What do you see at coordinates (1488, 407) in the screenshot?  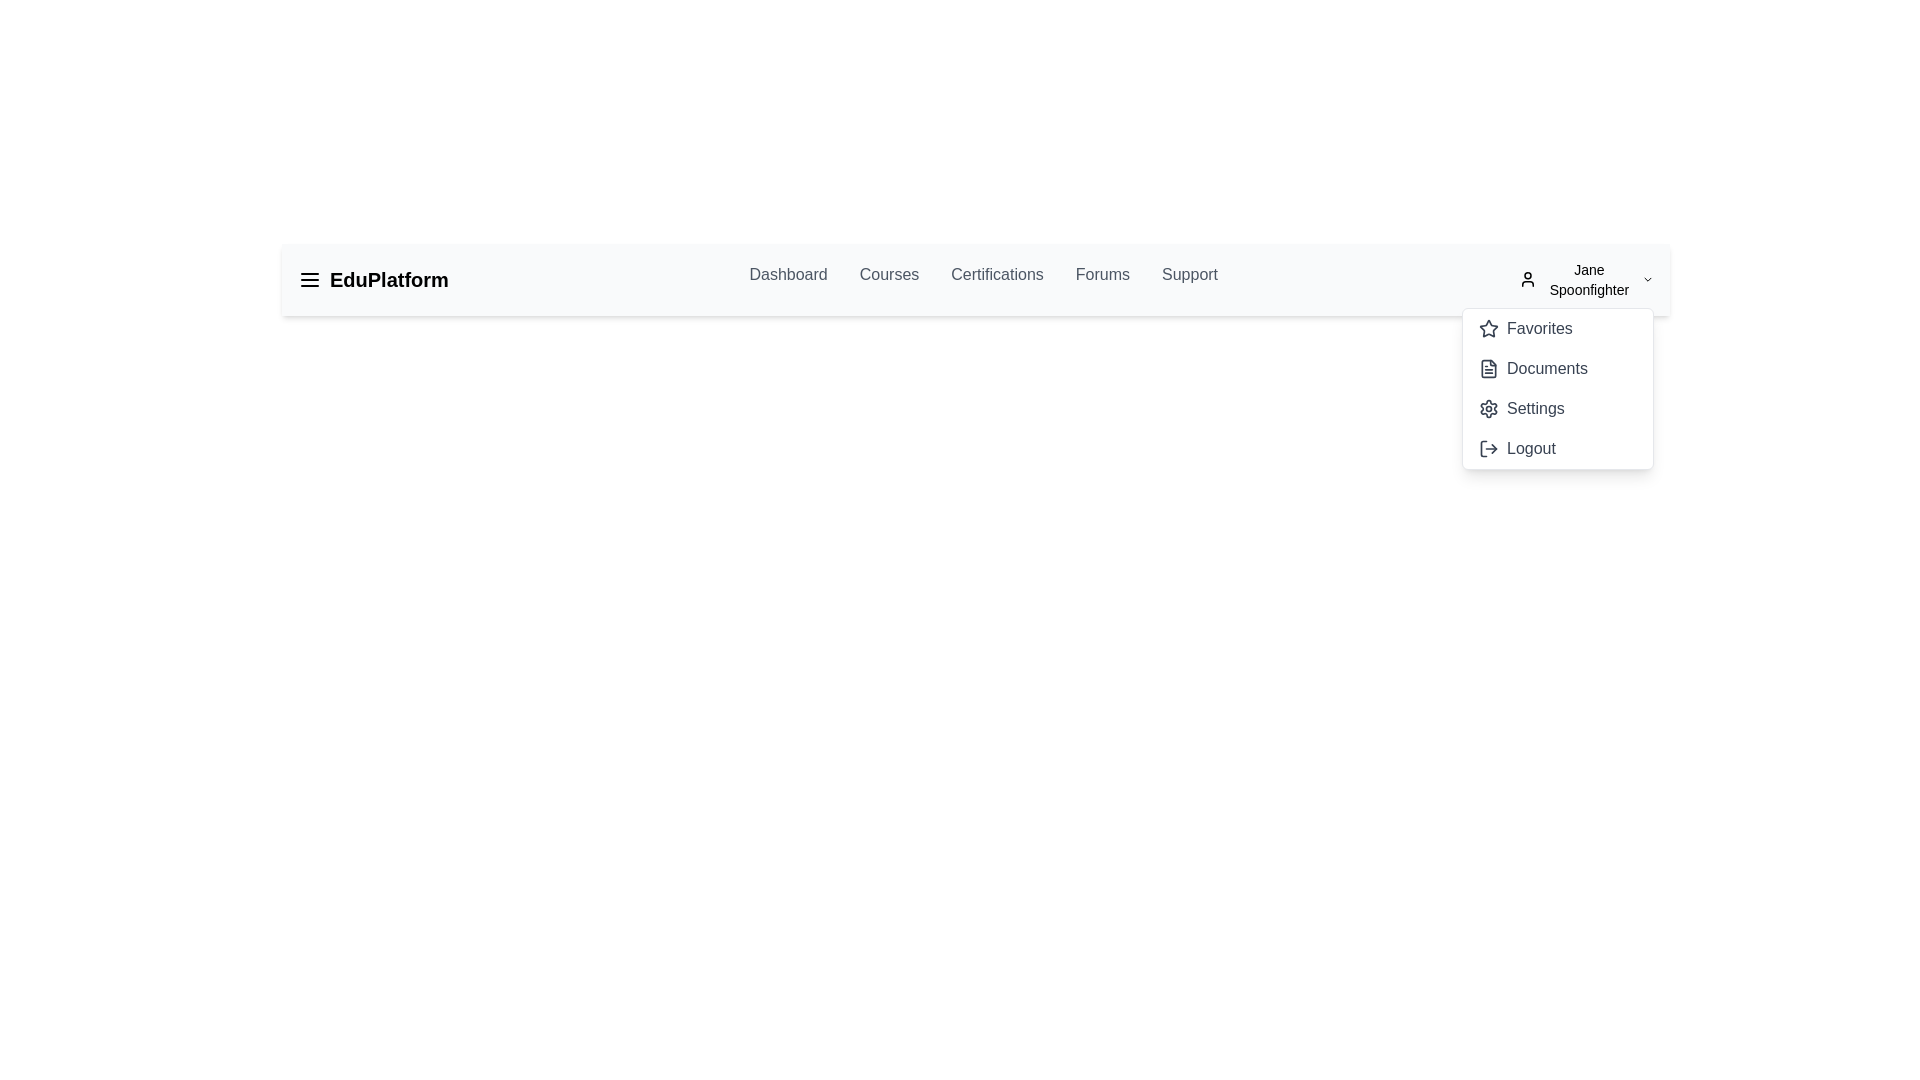 I see `the settings icon located in the dropdown menu at the upper-right corner of the interface` at bounding box center [1488, 407].